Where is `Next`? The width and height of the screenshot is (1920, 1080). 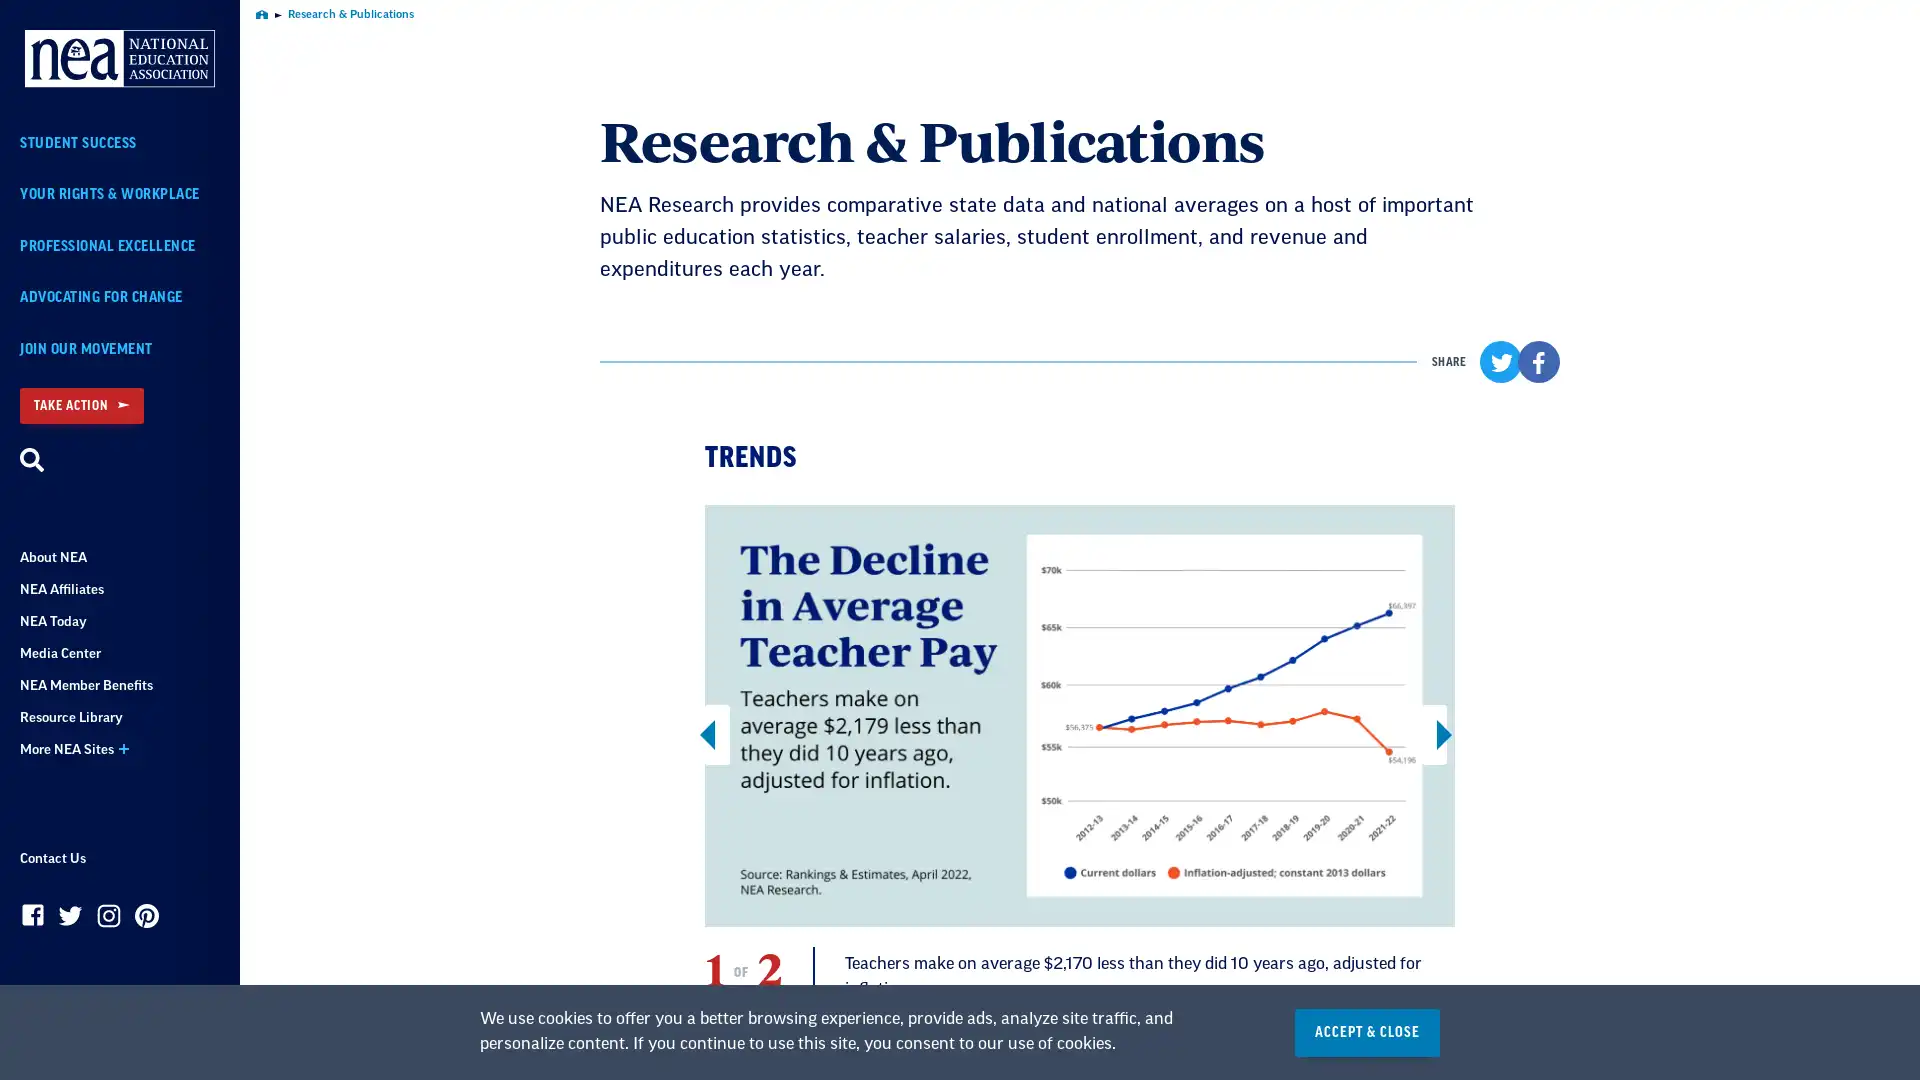 Next is located at coordinates (1433, 733).